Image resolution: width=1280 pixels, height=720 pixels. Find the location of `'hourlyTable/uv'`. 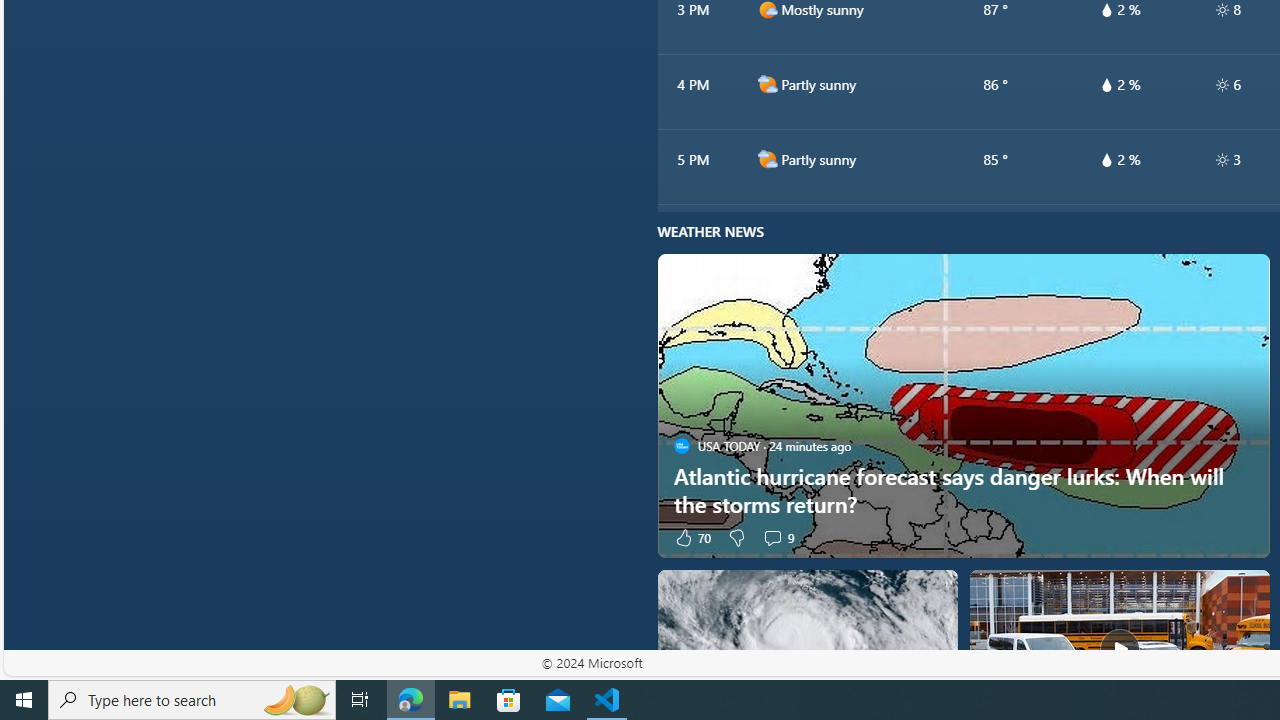

'hourlyTable/uv' is located at coordinates (1221, 158).